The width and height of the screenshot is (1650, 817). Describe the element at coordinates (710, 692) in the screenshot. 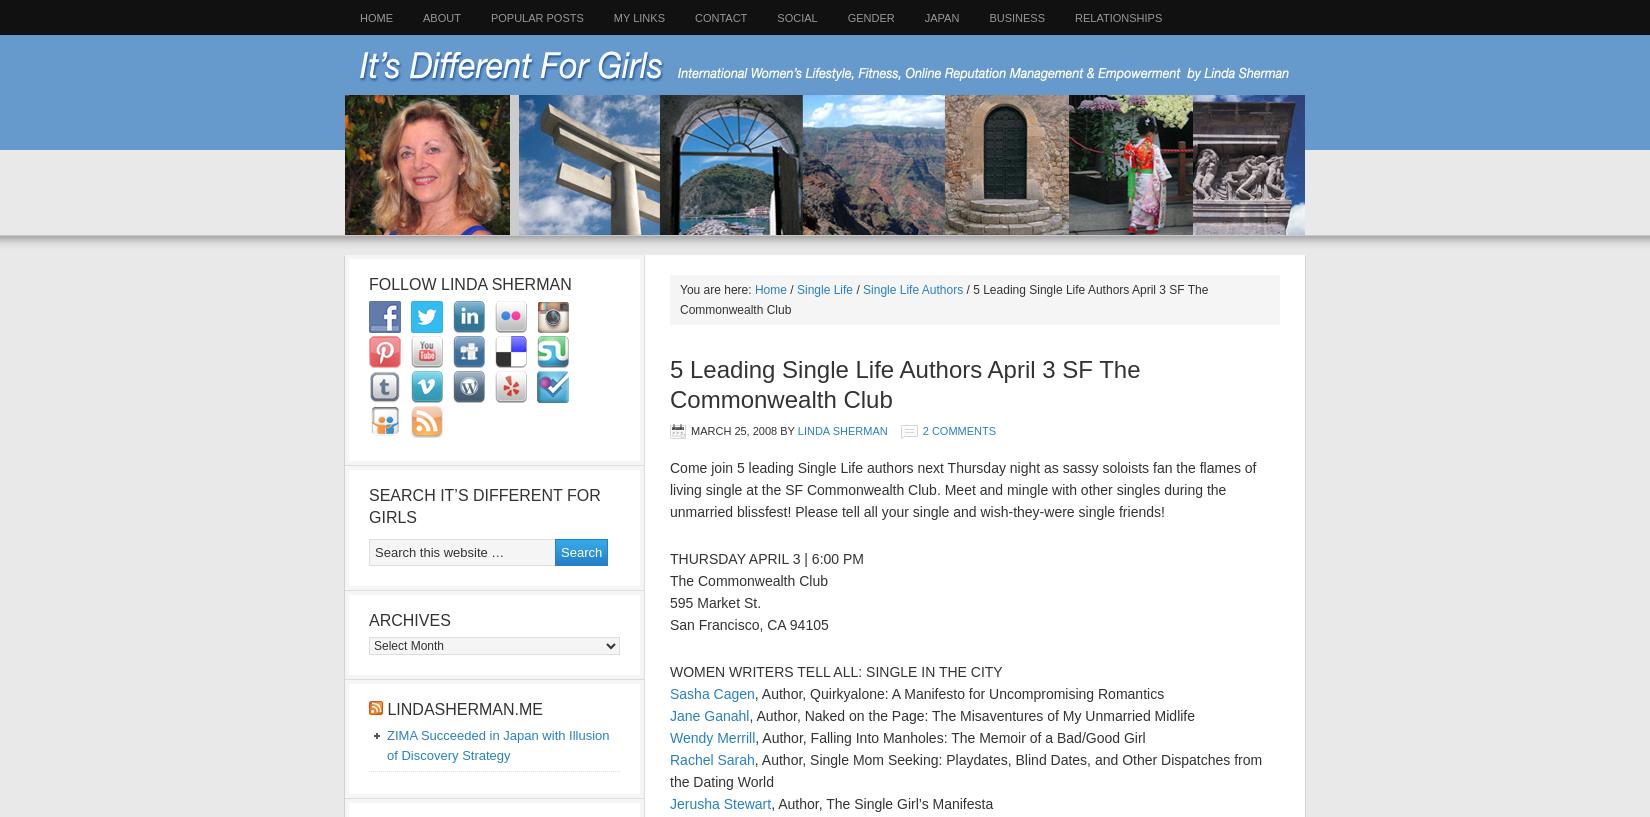

I see `'Sasha Cagen'` at that location.